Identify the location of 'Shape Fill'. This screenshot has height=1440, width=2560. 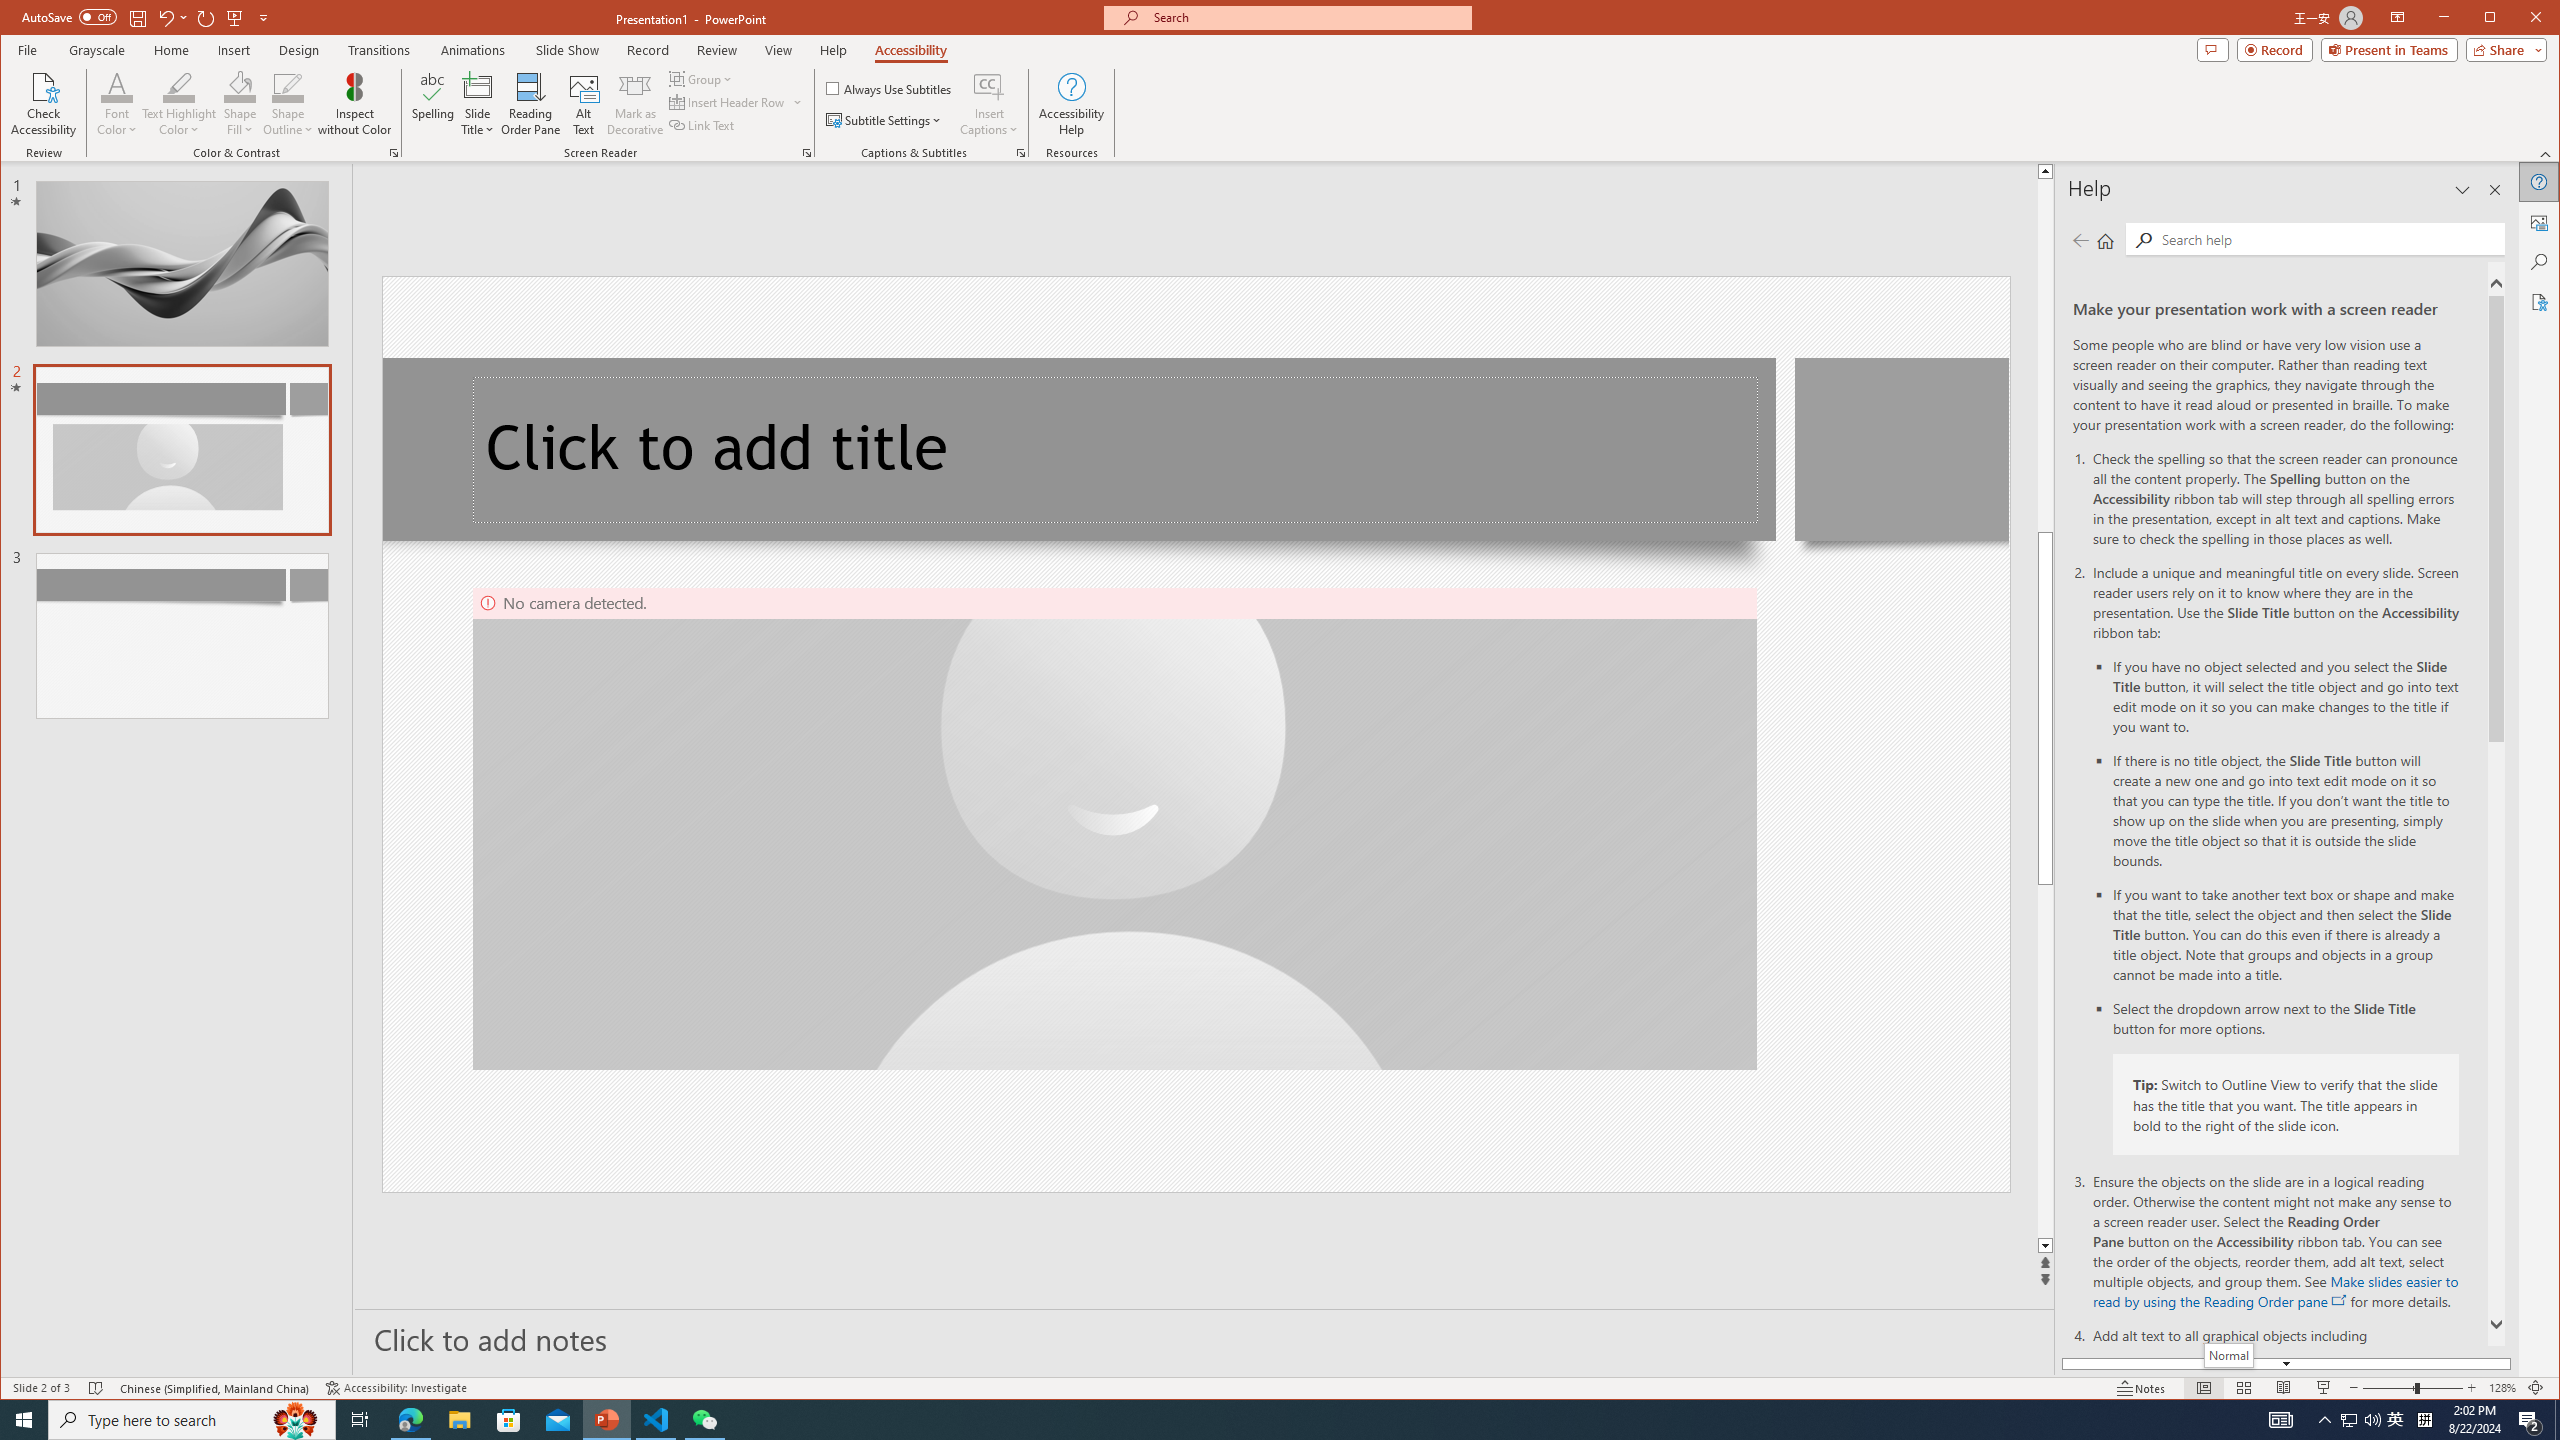
(240, 103).